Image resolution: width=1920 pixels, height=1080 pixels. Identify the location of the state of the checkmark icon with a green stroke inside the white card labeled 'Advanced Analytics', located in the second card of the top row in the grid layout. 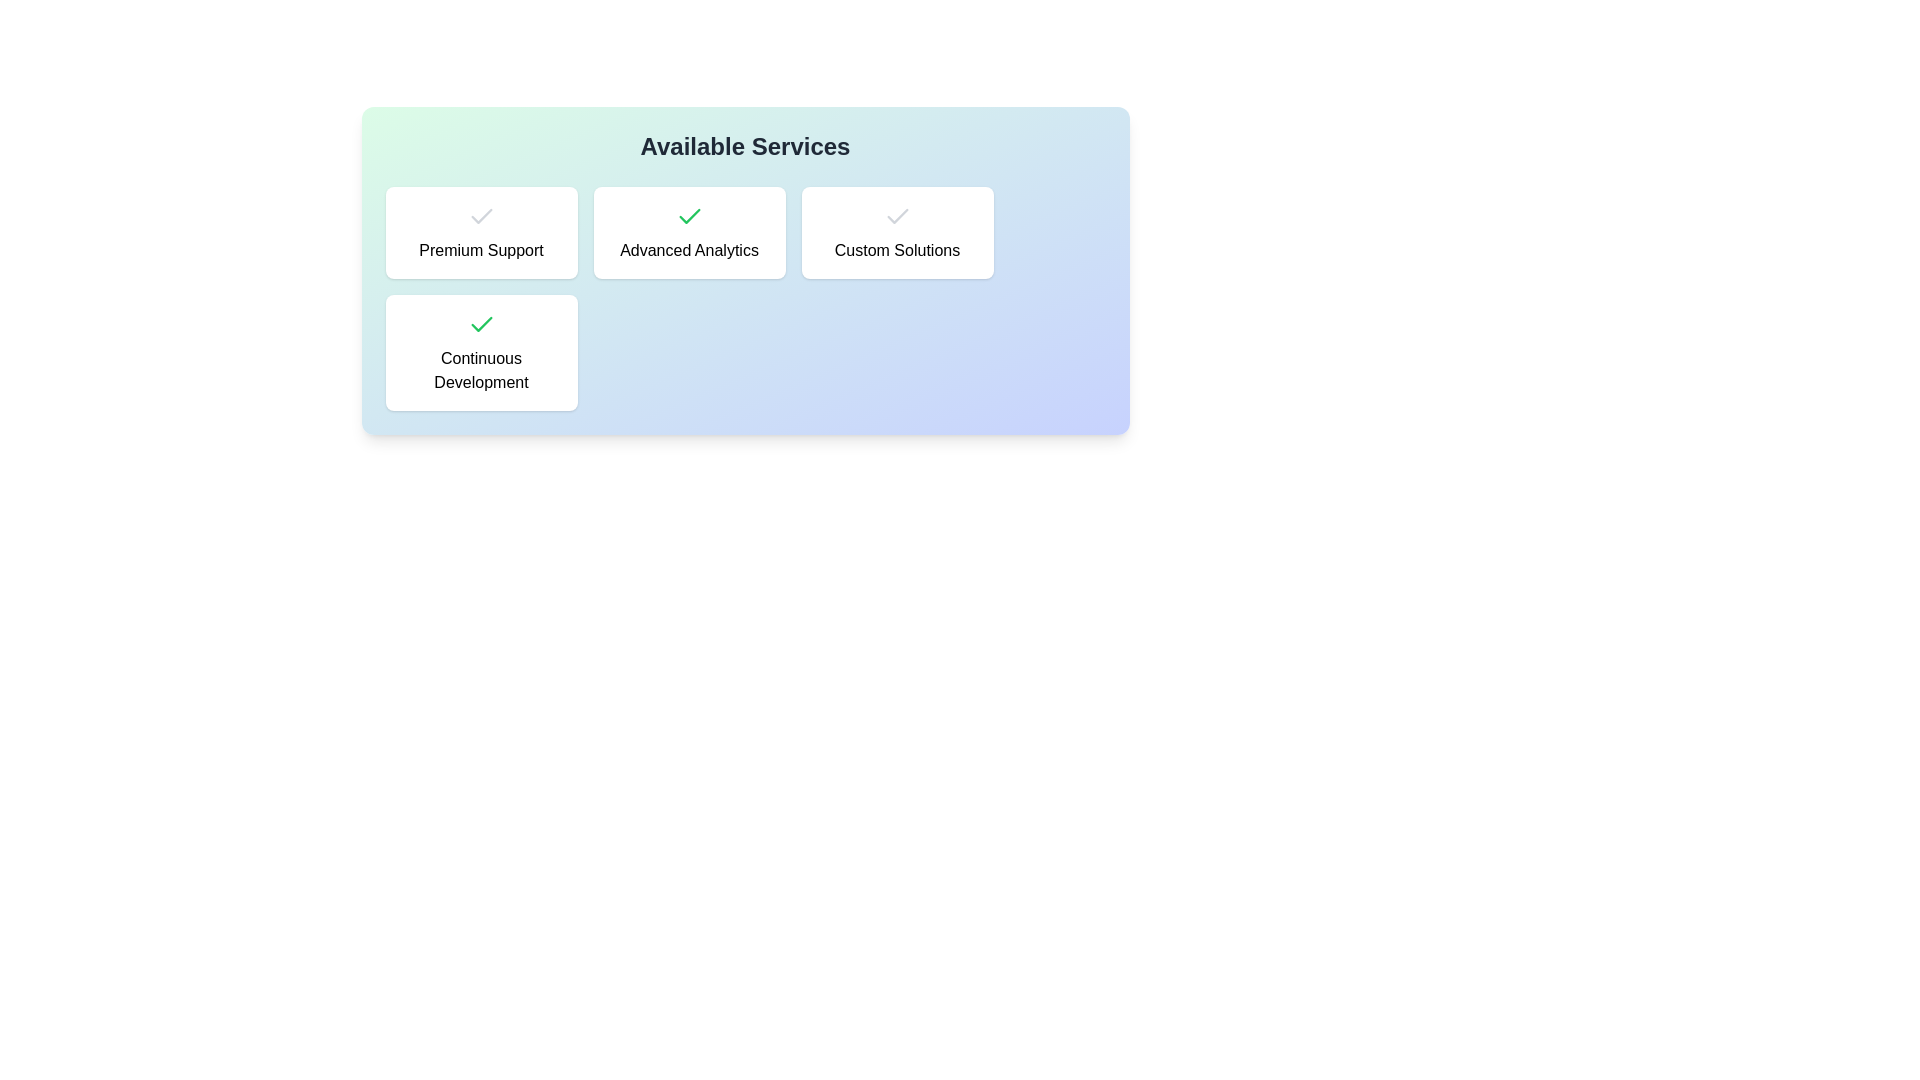
(689, 216).